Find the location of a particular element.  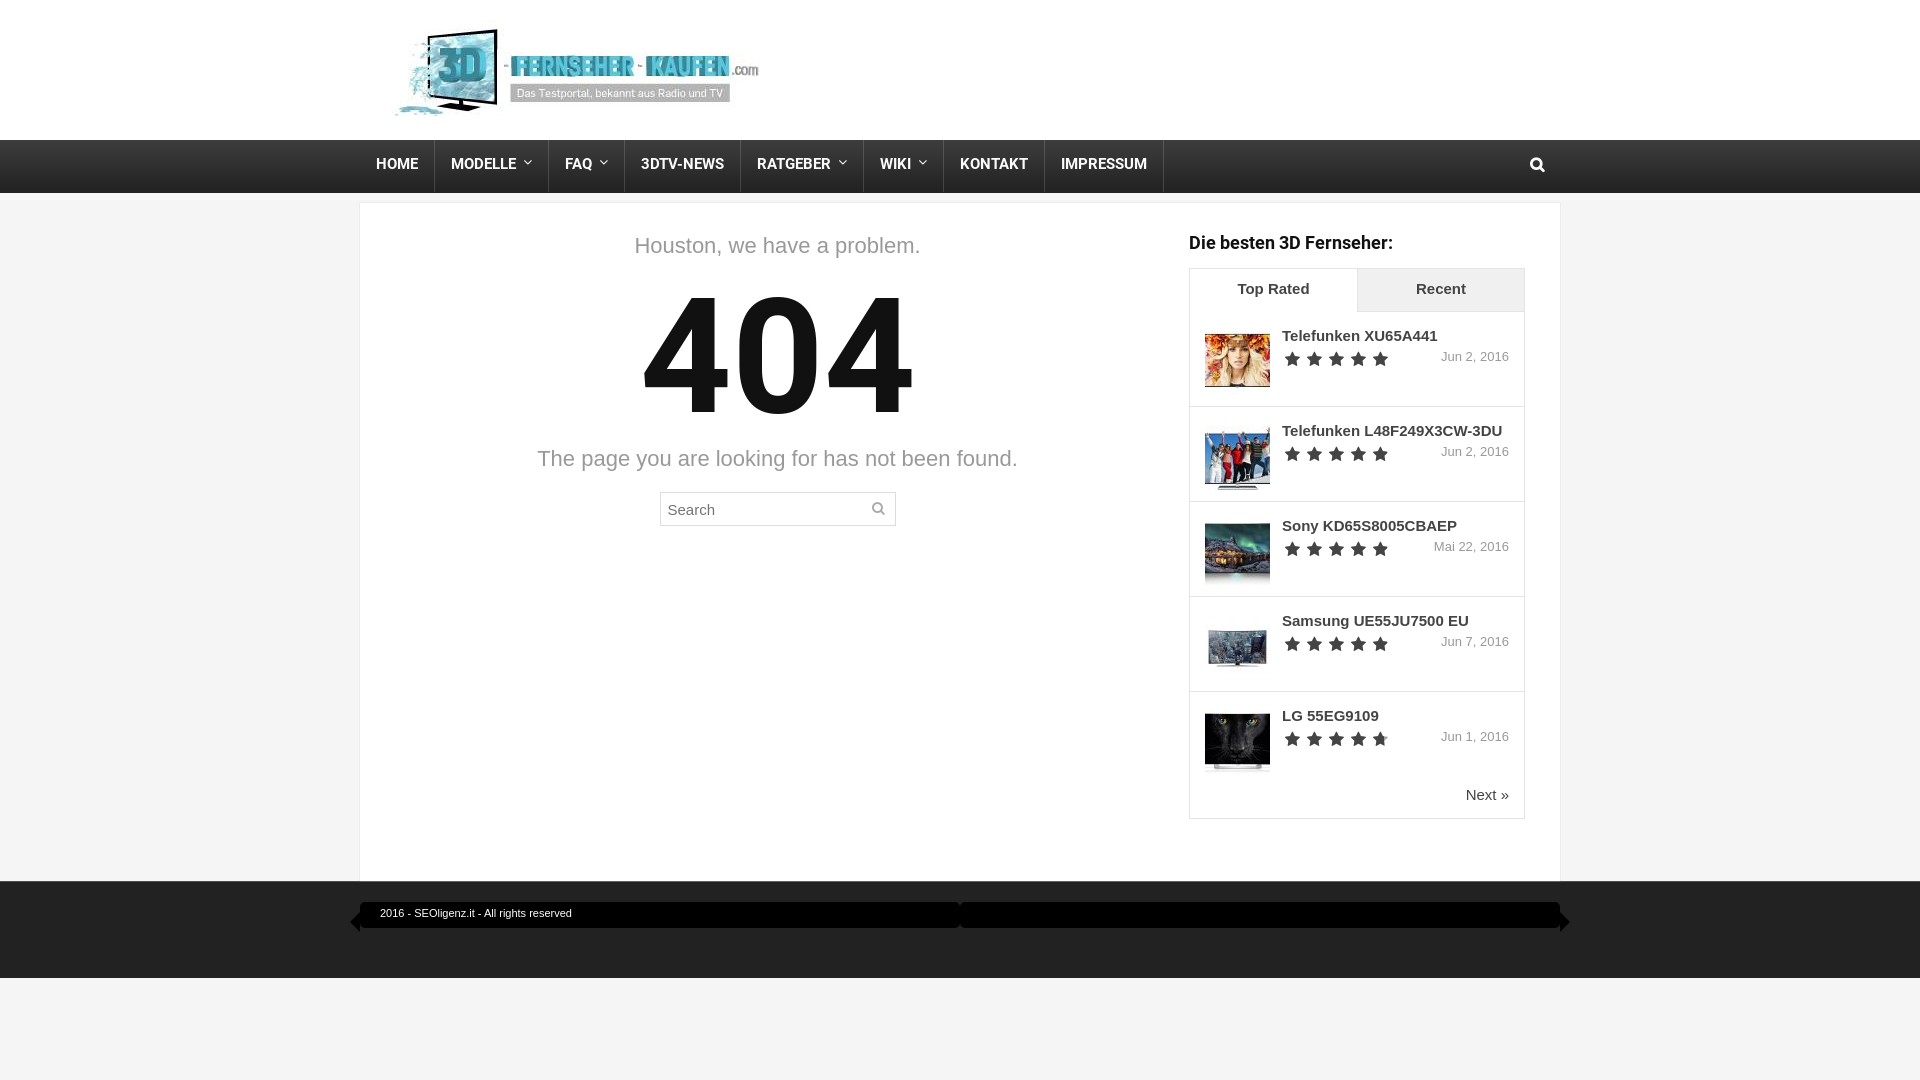

'IMPRESSUM' is located at coordinates (1103, 163).